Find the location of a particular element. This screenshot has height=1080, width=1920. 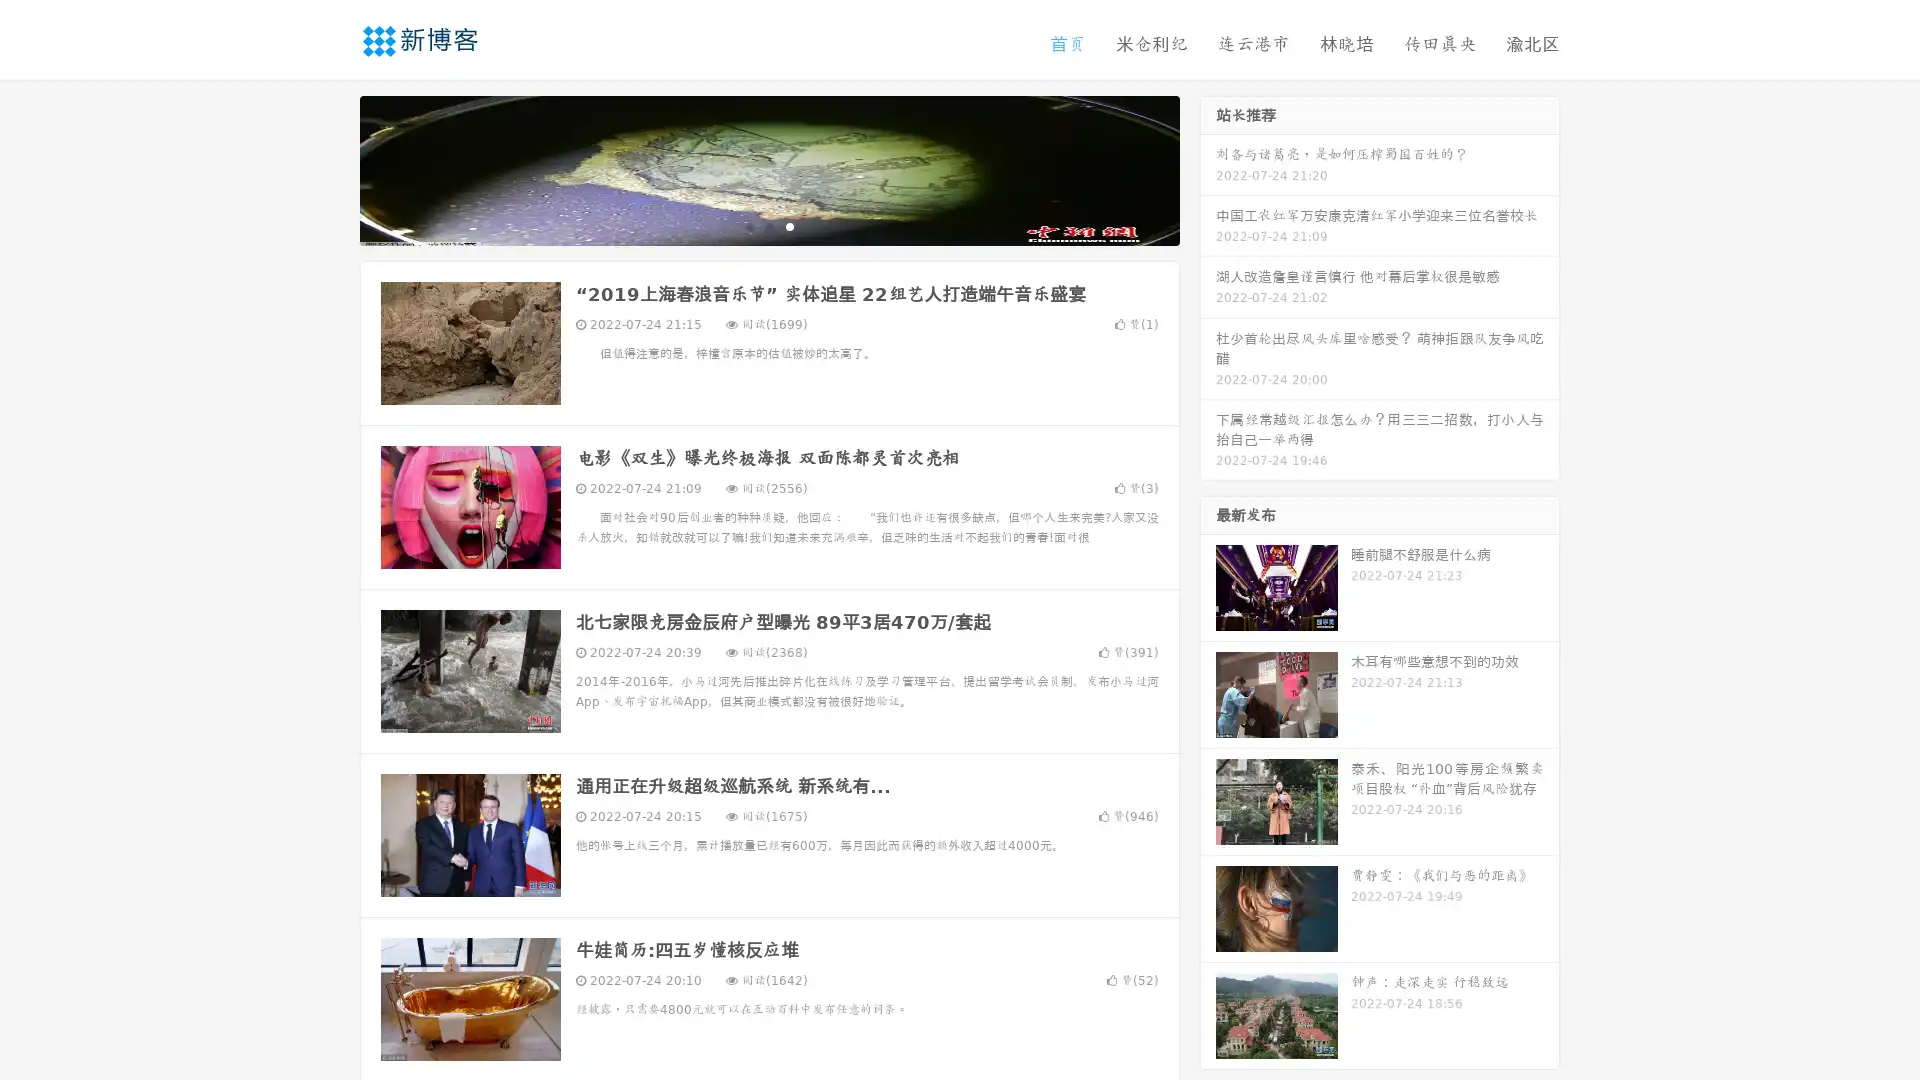

Next slide is located at coordinates (1208, 168).